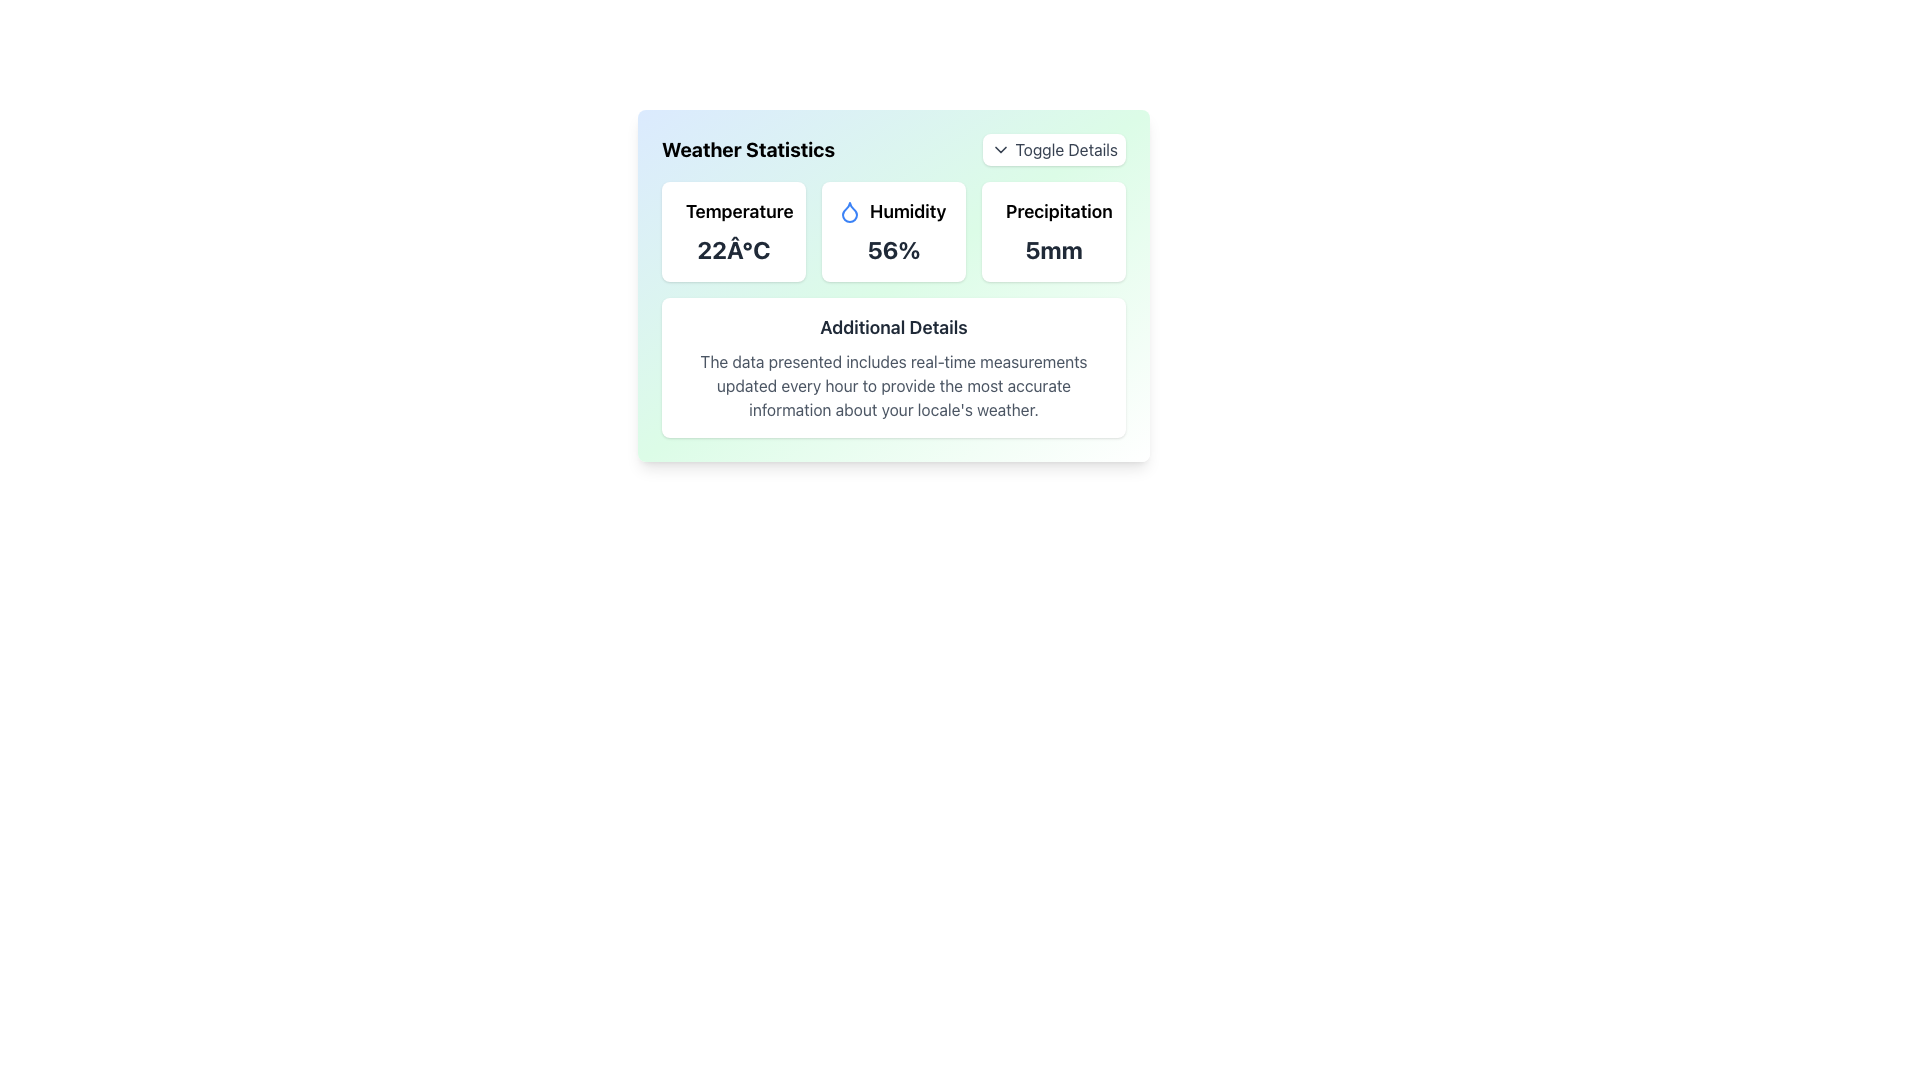 This screenshot has height=1080, width=1920. What do you see at coordinates (892, 212) in the screenshot?
I see `the 'Humidity' label with a blue droplet icon, which is the first item in the weather metrics list on the weather card` at bounding box center [892, 212].